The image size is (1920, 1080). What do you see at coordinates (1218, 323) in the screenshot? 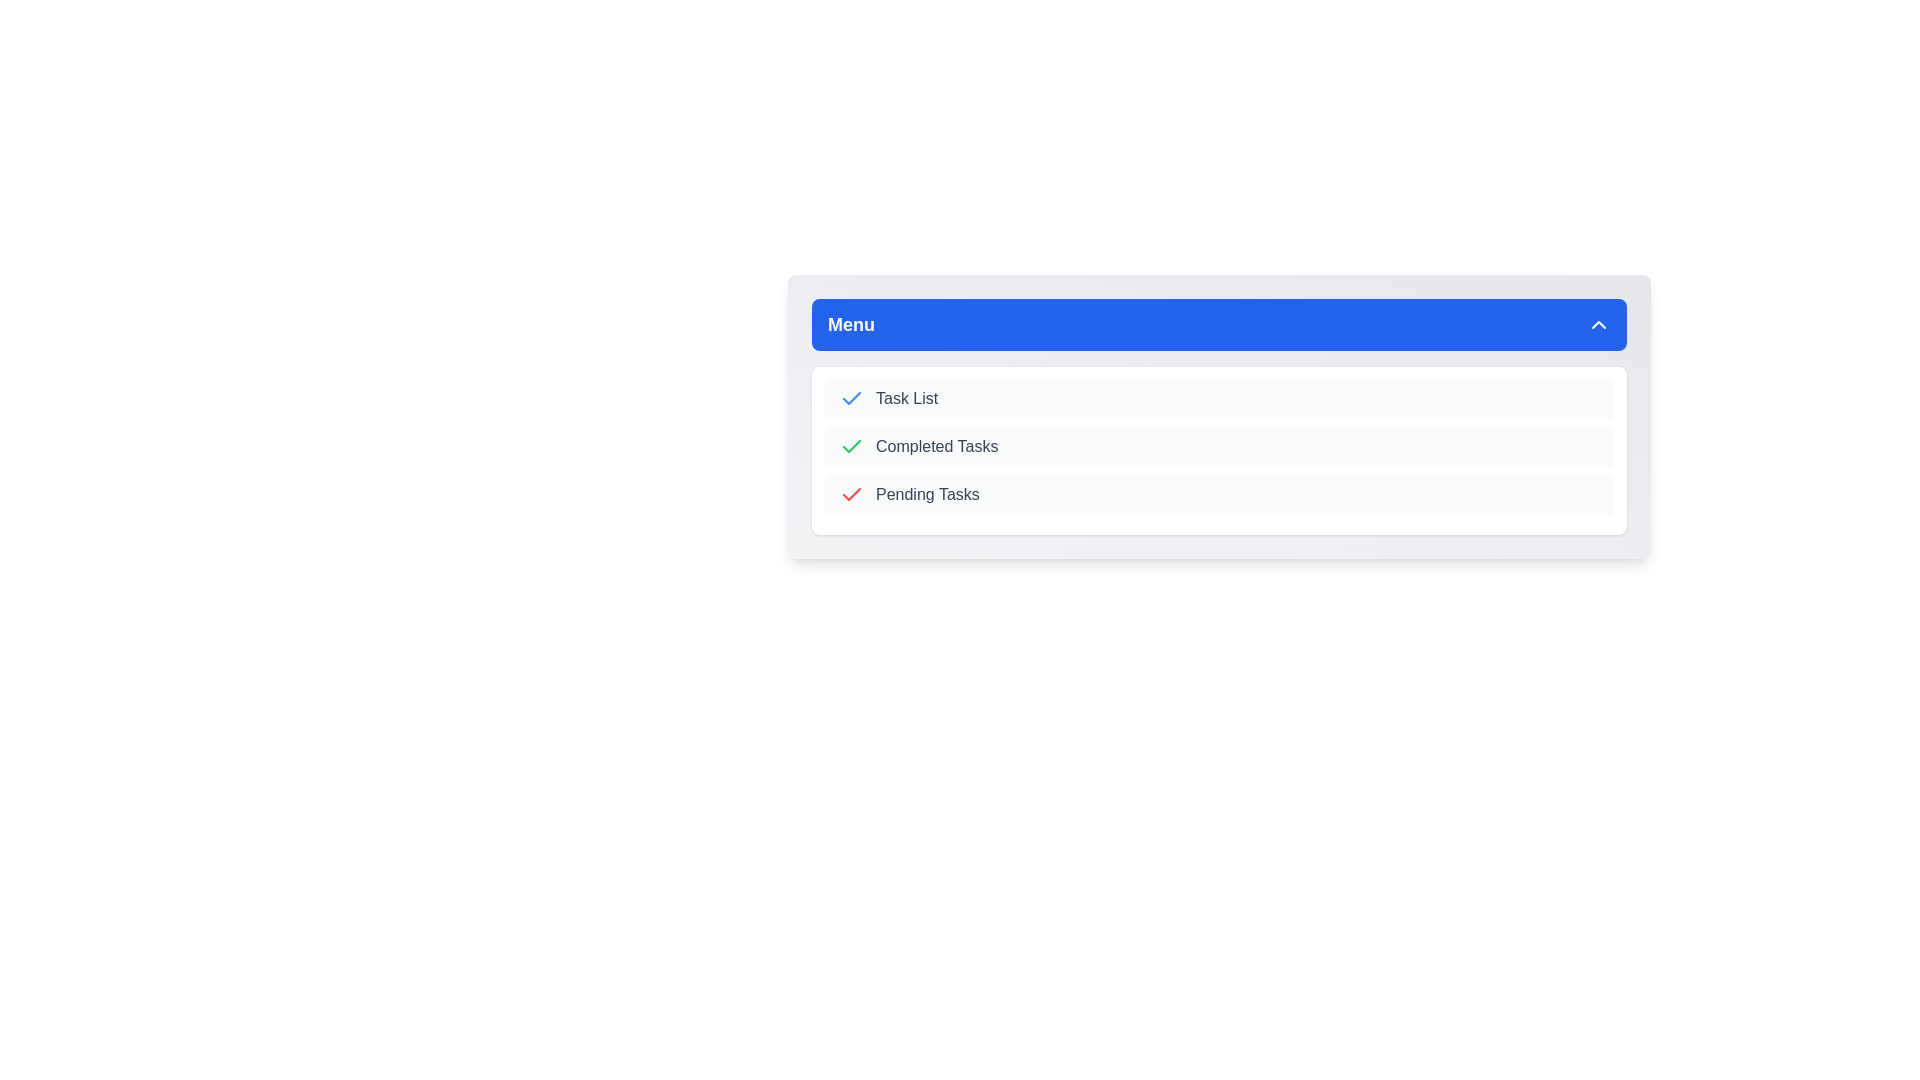
I see `the dropdown menu toggle button at the top of the vertical list` at bounding box center [1218, 323].